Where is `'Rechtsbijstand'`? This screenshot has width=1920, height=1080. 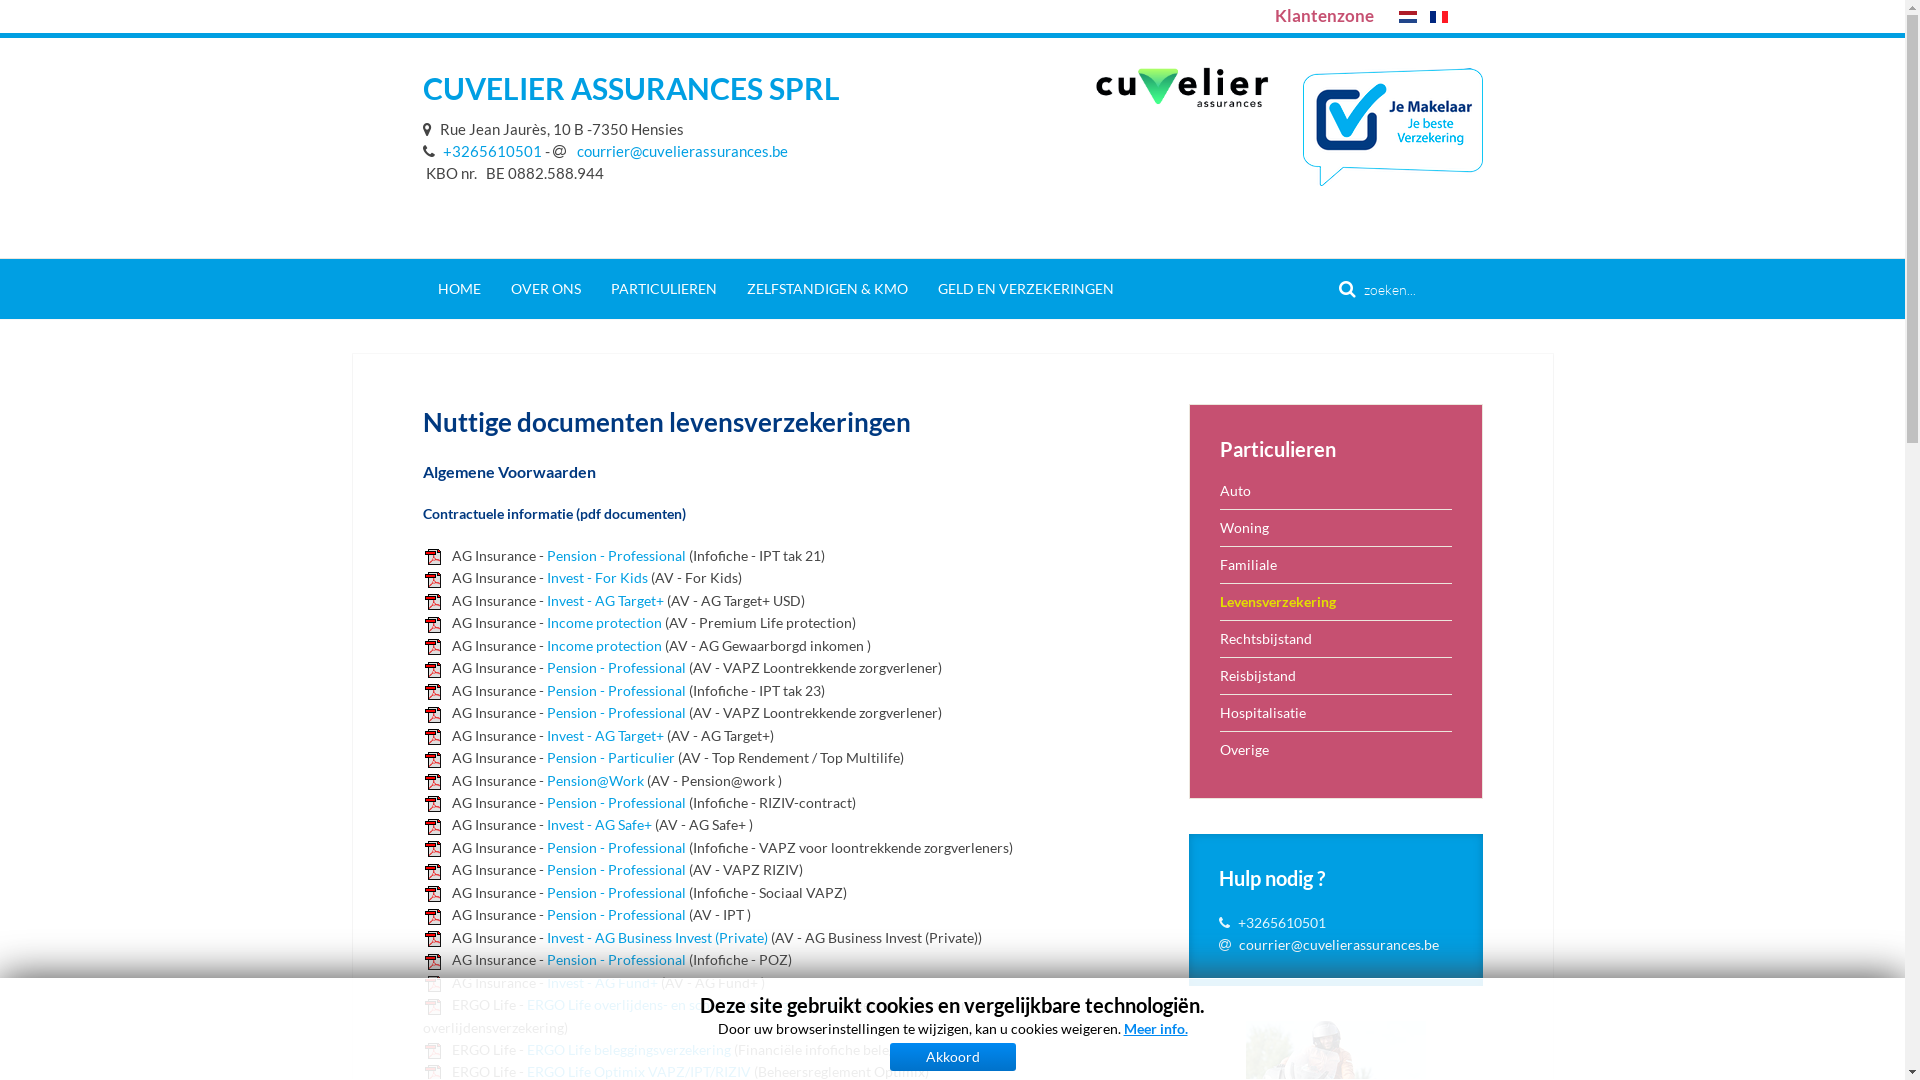
'Rechtsbijstand' is located at coordinates (1335, 638).